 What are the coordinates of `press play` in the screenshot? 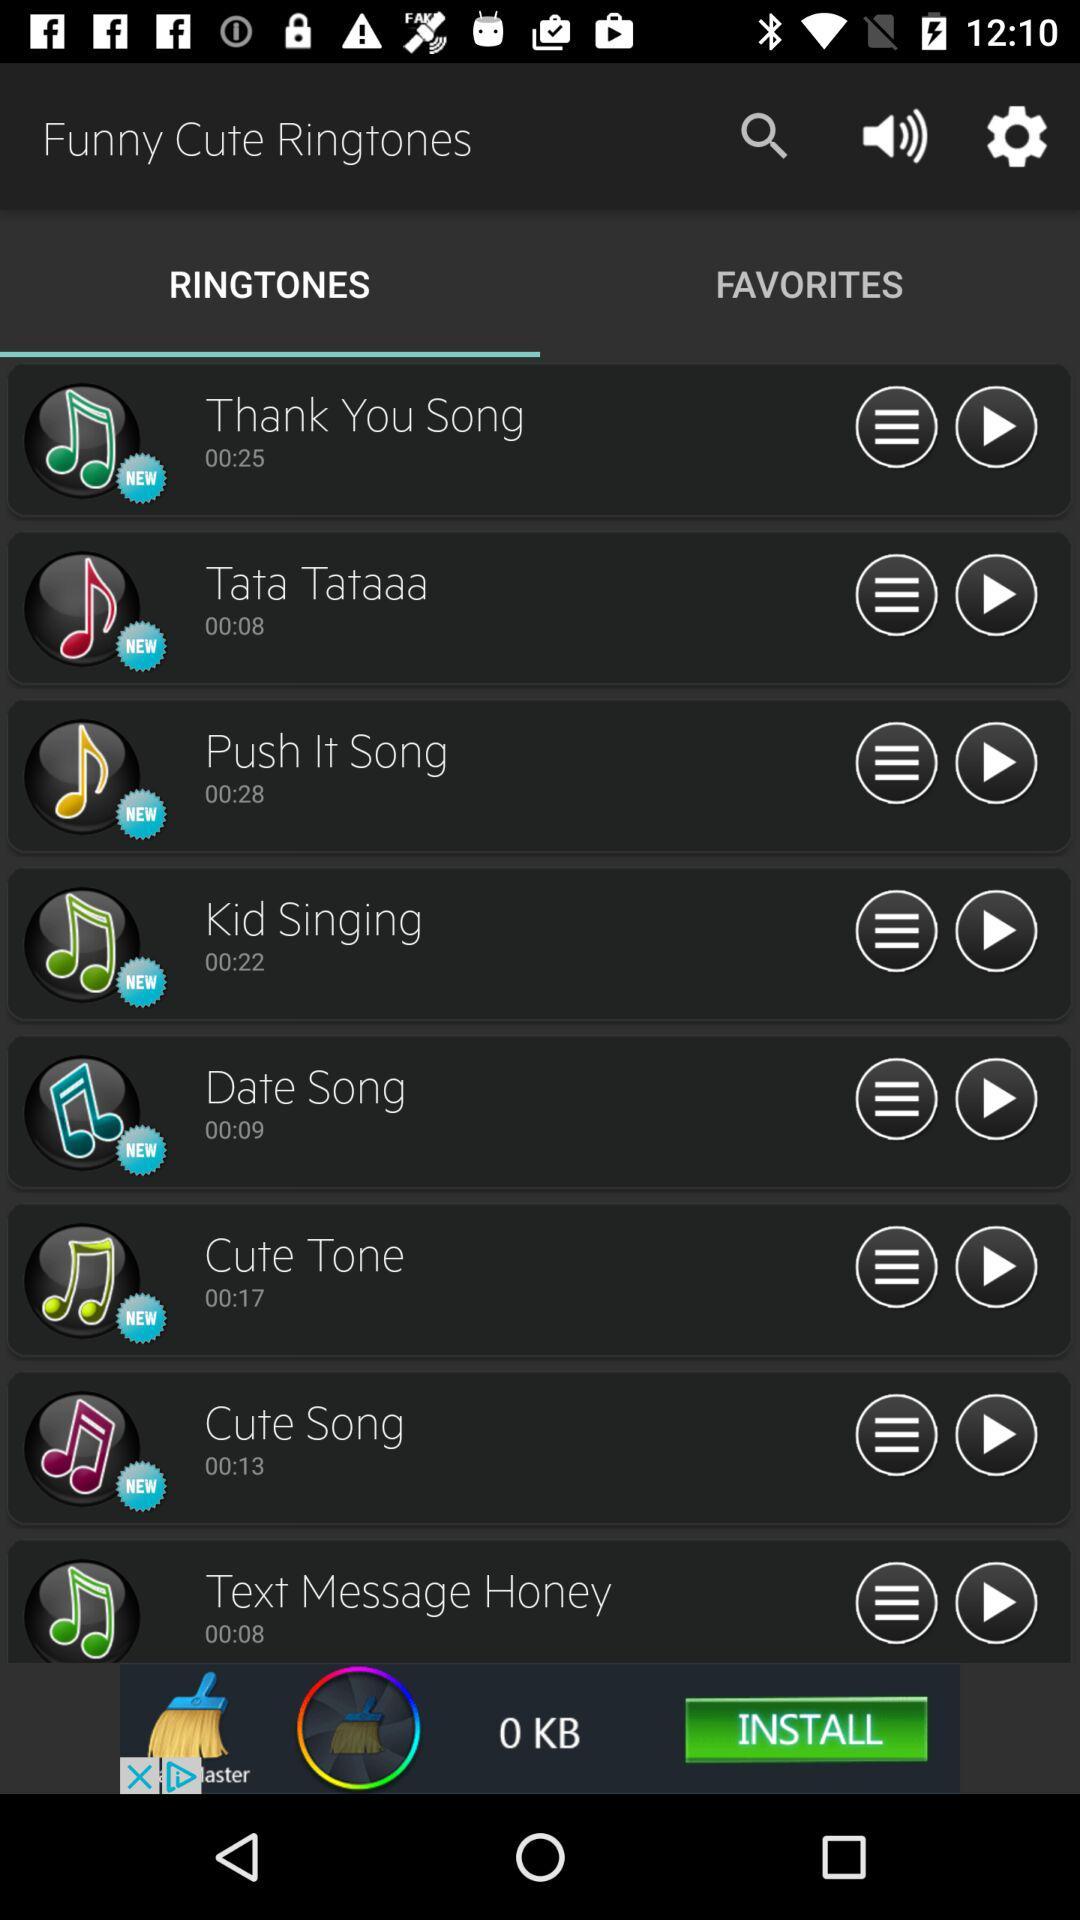 It's located at (995, 1099).